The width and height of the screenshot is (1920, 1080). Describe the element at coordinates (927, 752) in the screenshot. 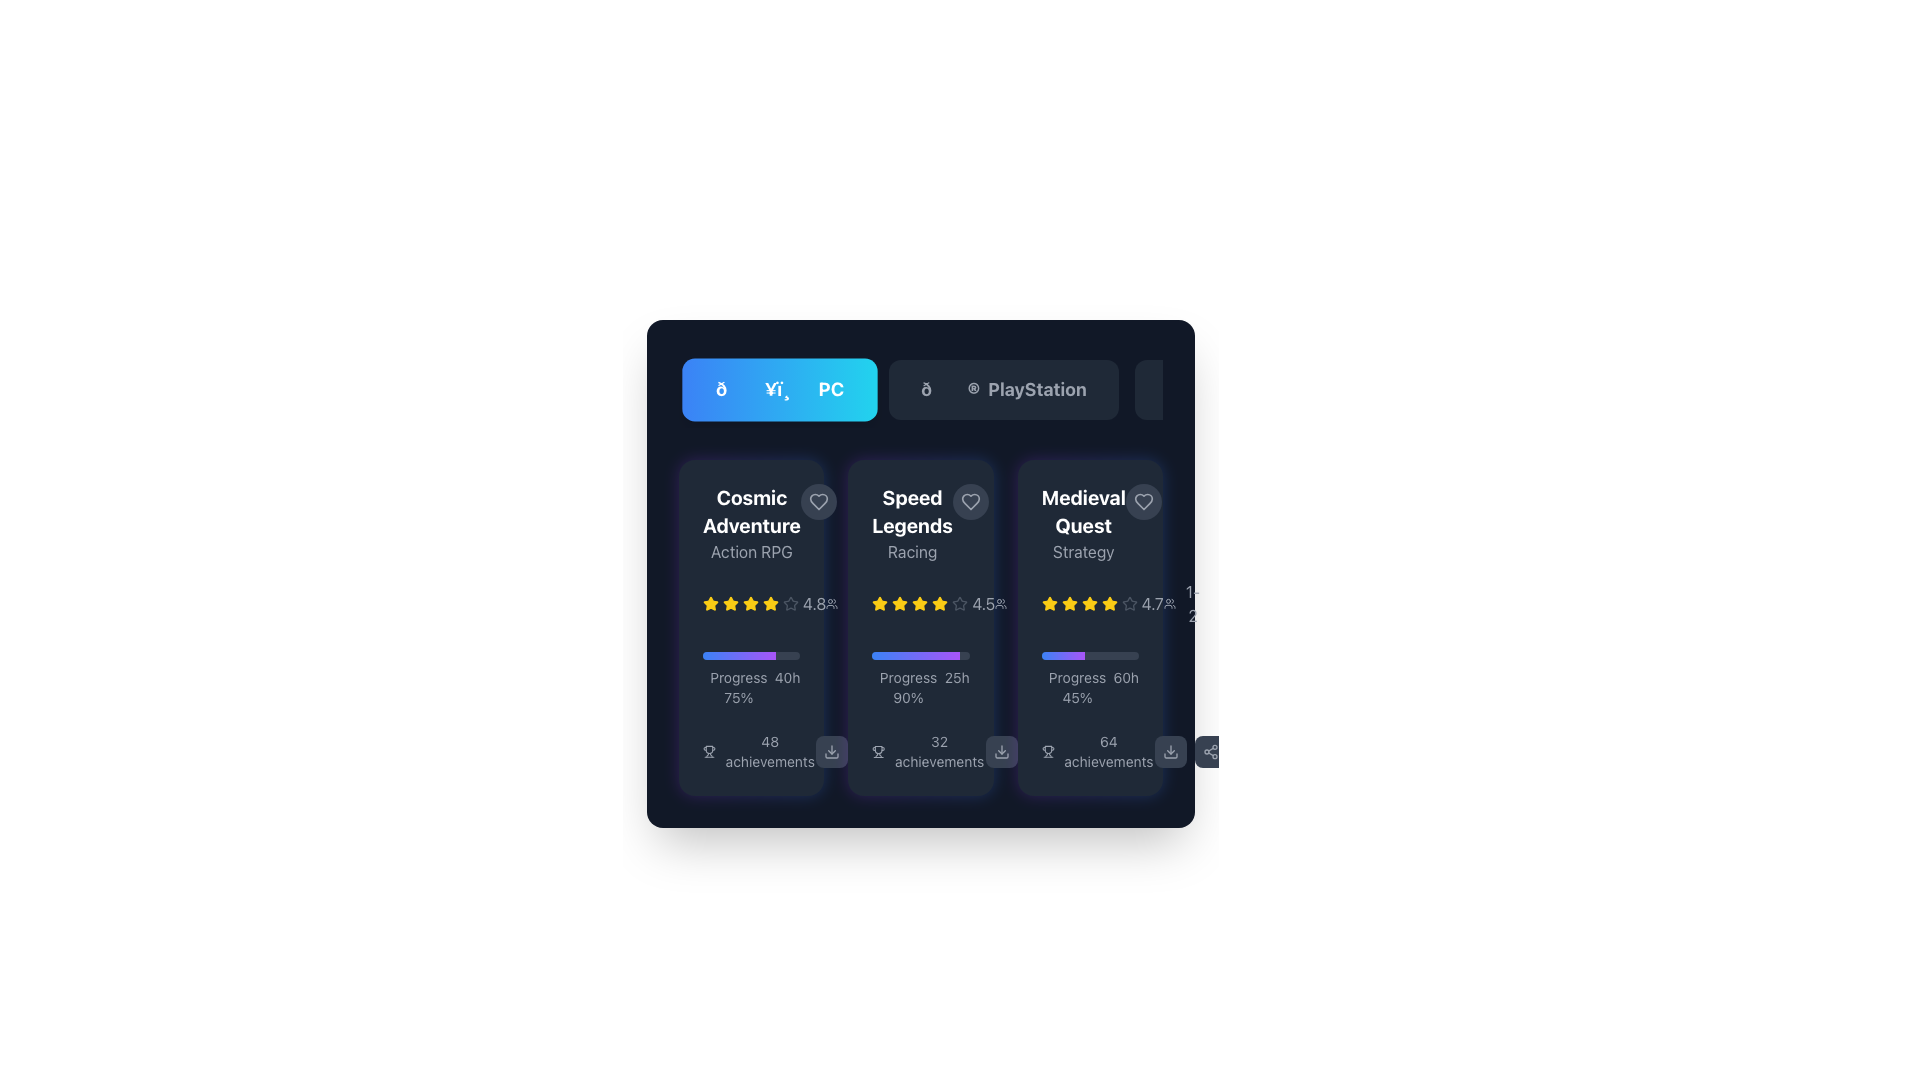

I see `the static text element displaying '32 achievements' with a trophy icon, located in the middle card of the game 'Speed Legends'` at that location.